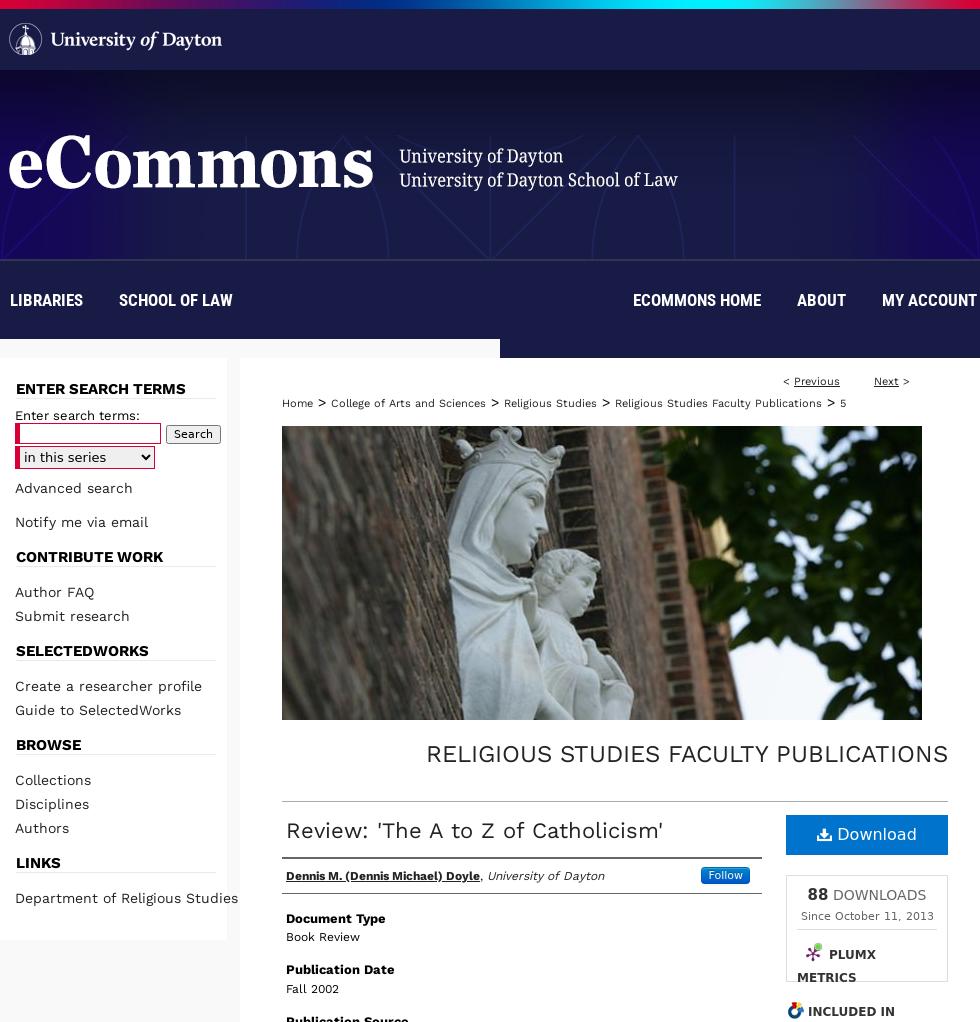  What do you see at coordinates (408, 403) in the screenshot?
I see `'College of Arts and Sciences'` at bounding box center [408, 403].